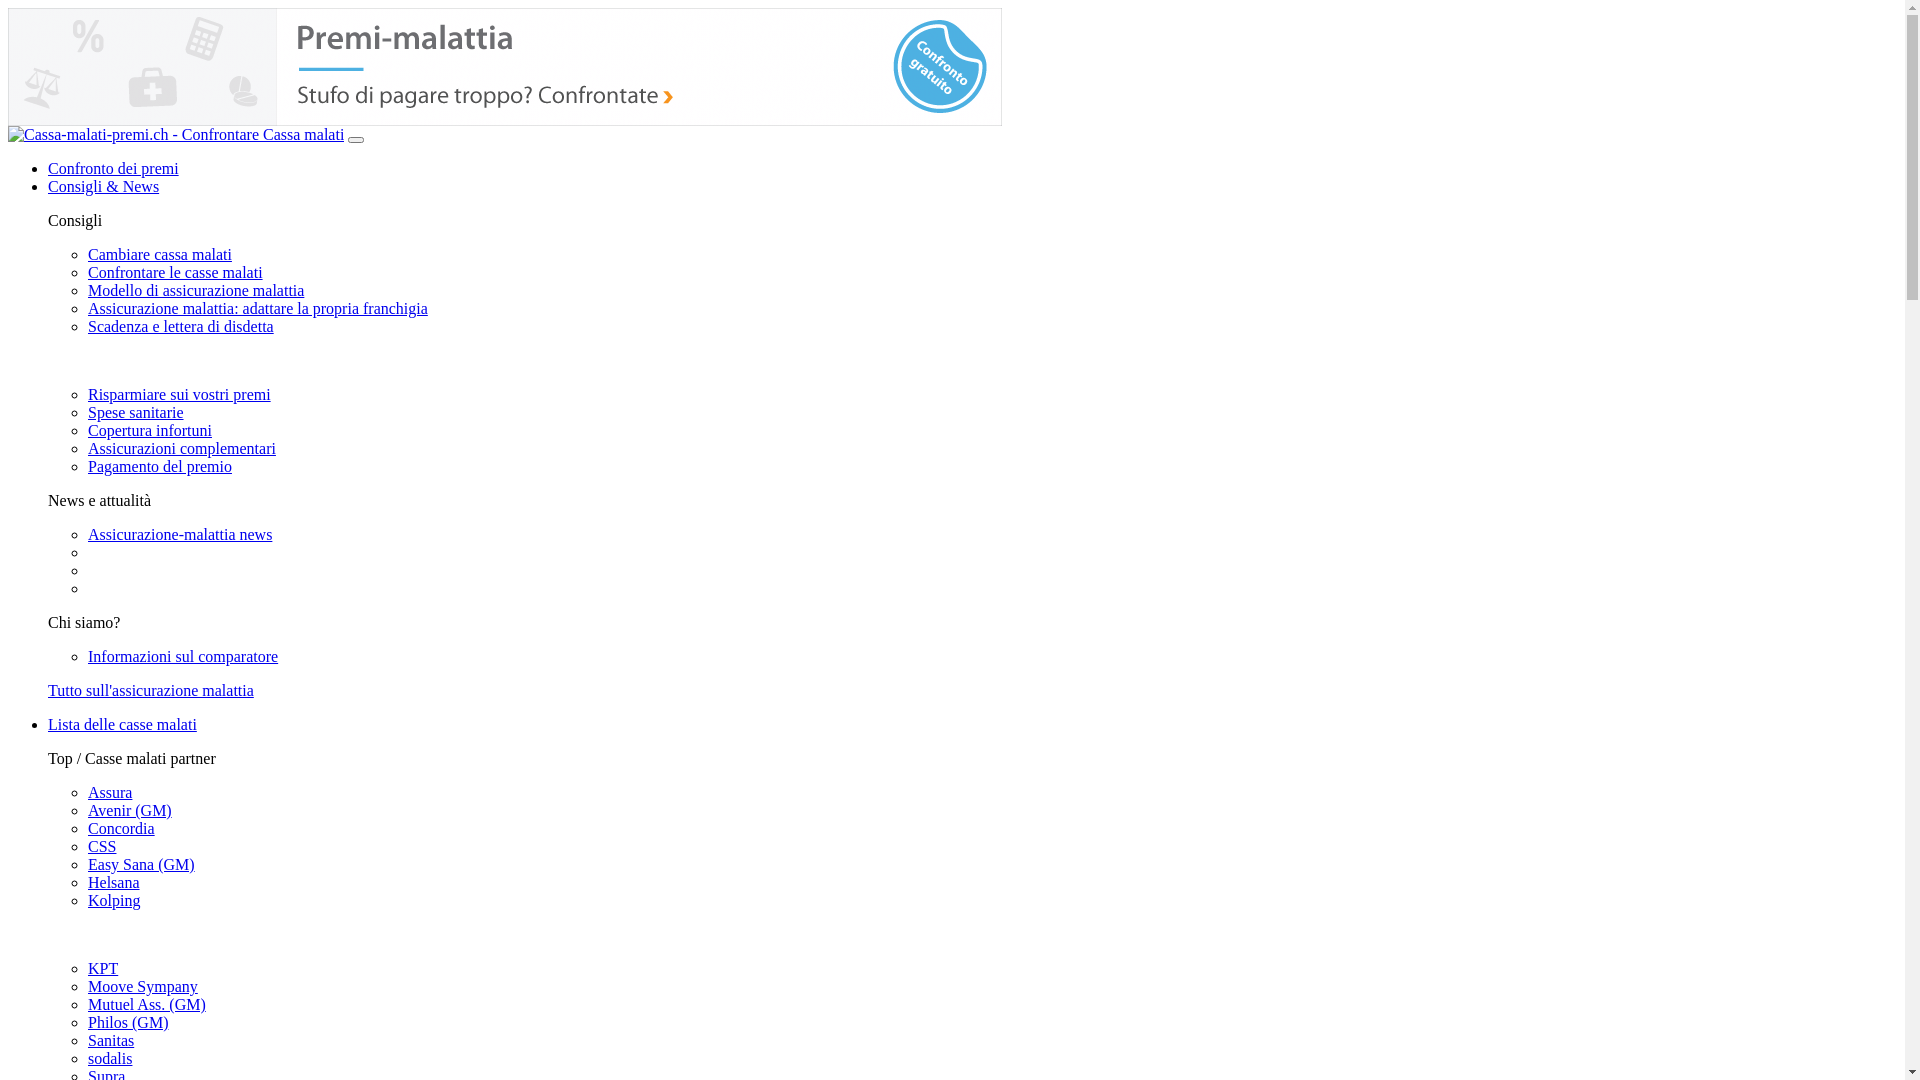 The height and width of the screenshot is (1080, 1920). What do you see at coordinates (180, 533) in the screenshot?
I see `'Assicurazione-malattia news'` at bounding box center [180, 533].